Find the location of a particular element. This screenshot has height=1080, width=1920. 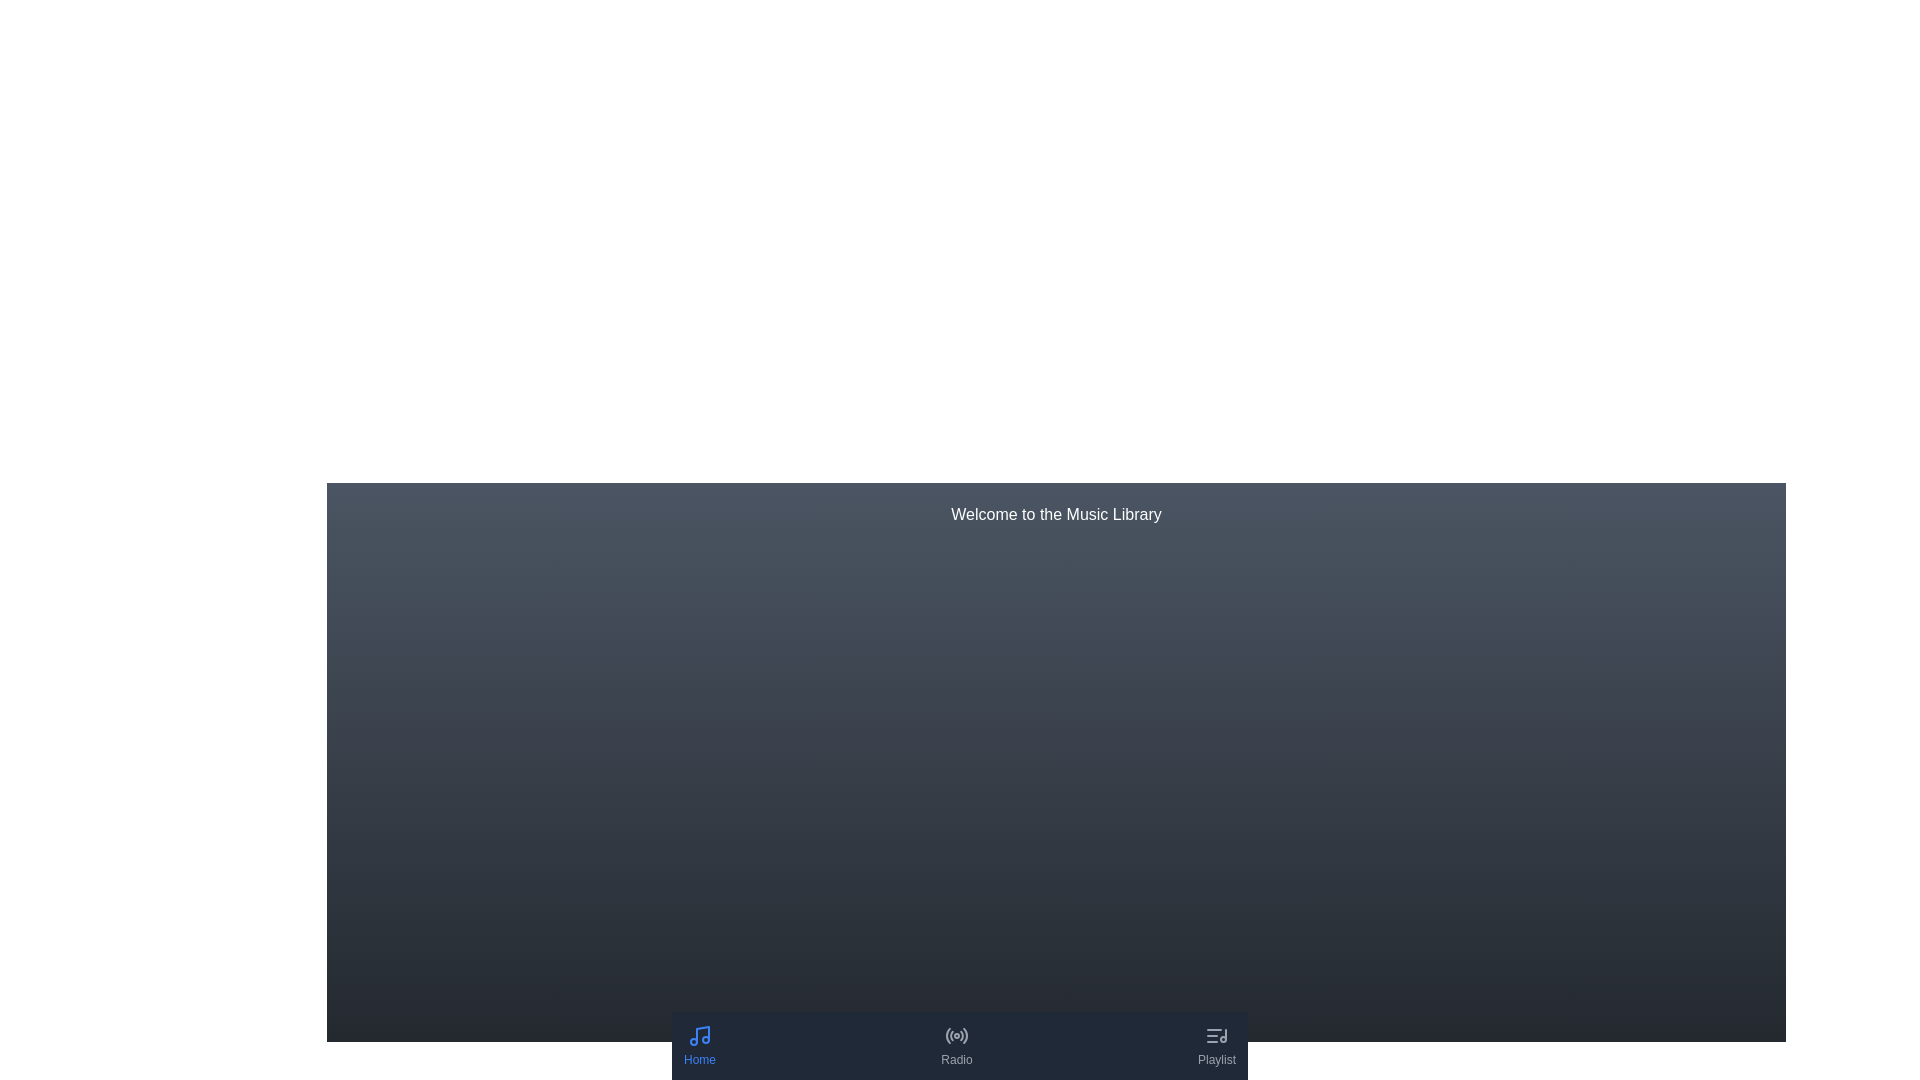

the 'Radio' text label located at the bottom center of the navigation bar, which serves as a label for the corresponding icon above it is located at coordinates (955, 1059).